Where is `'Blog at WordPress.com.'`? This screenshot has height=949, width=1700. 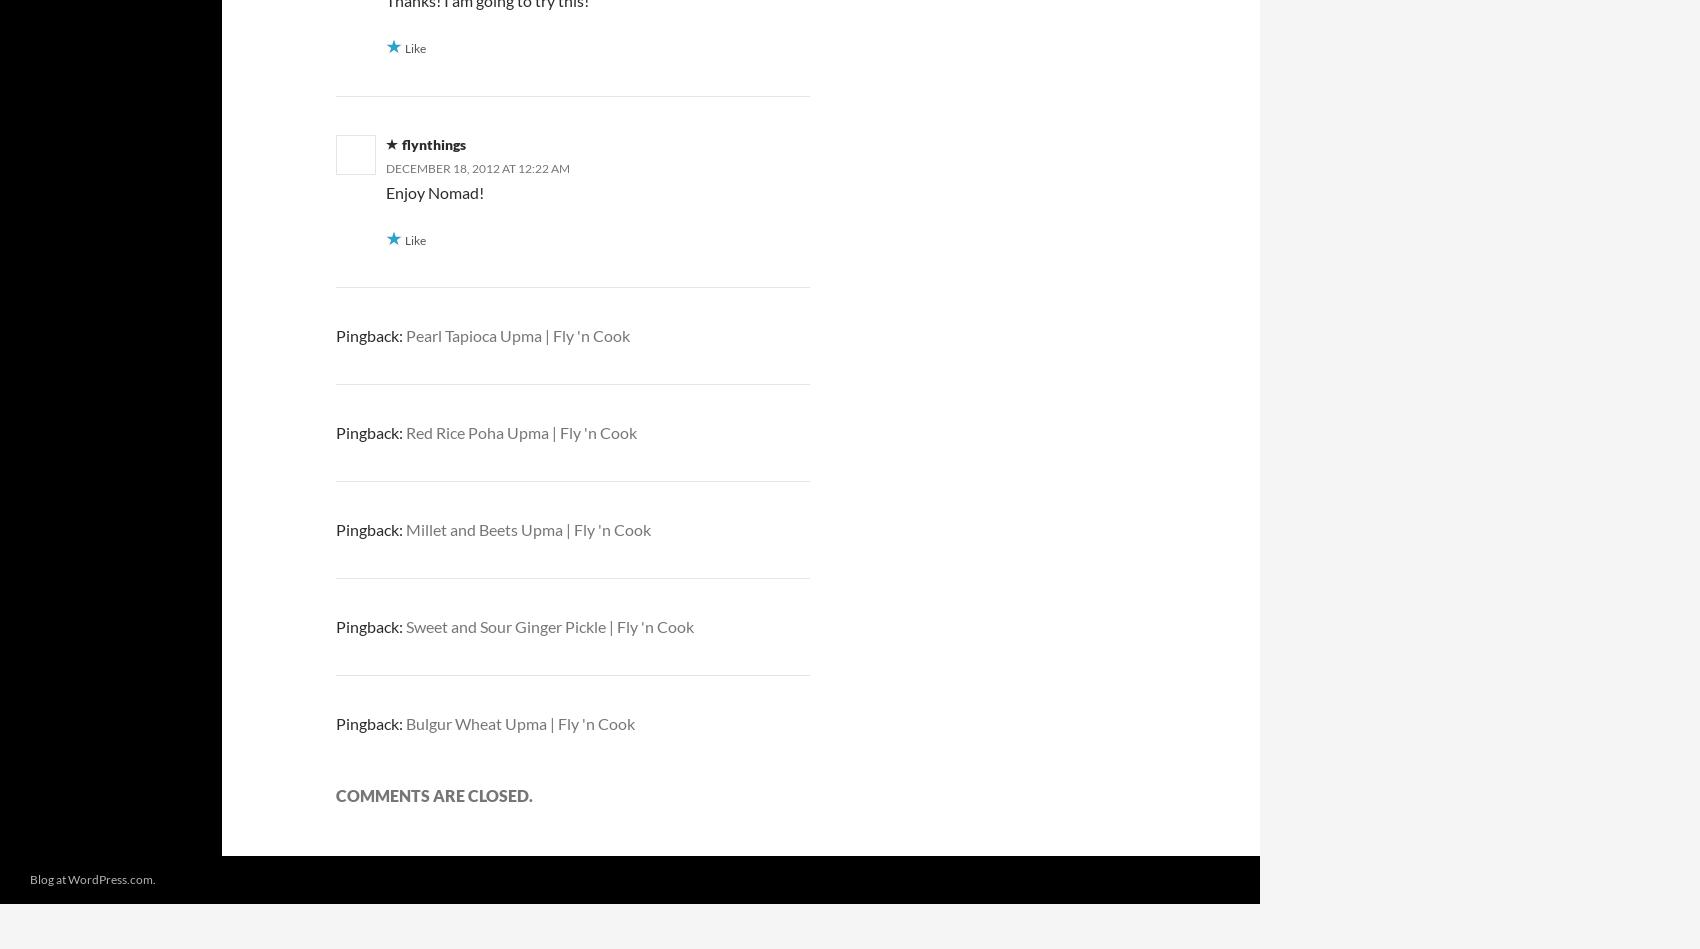
'Blog at WordPress.com.' is located at coordinates (92, 878).